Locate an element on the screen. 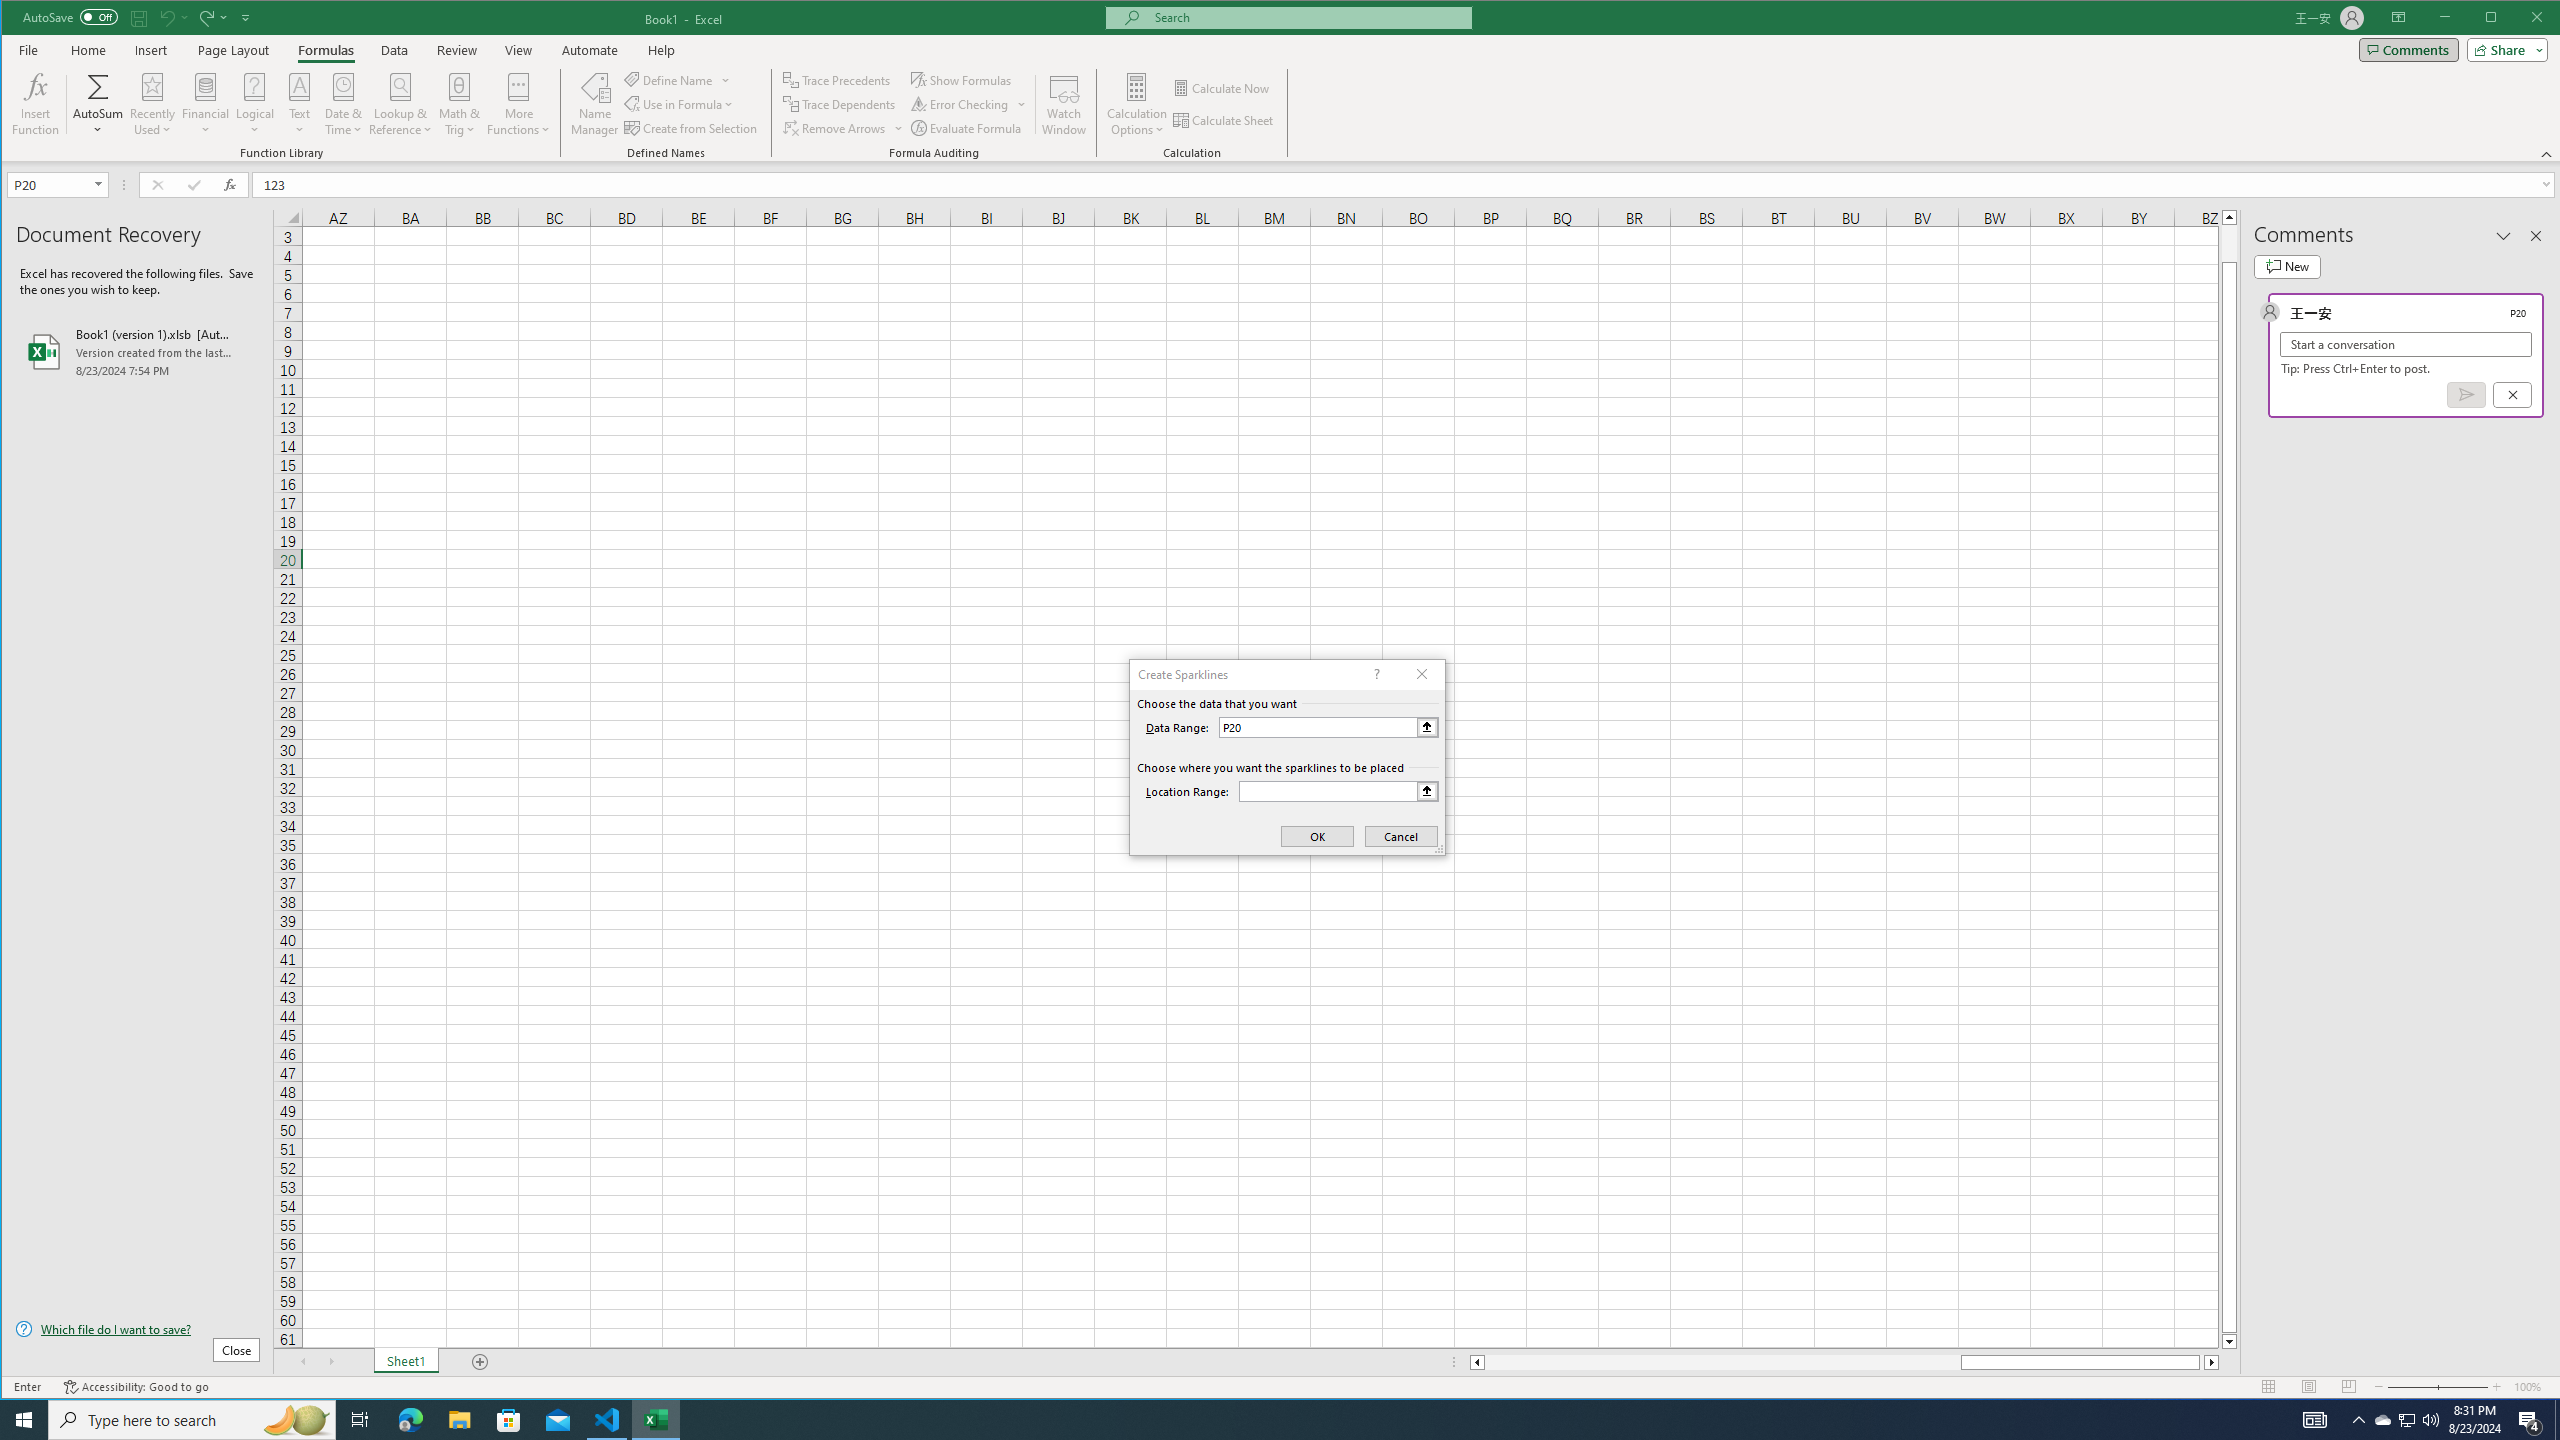 This screenshot has height=1440, width=2560. 'Collapse the Ribbon' is located at coordinates (2547, 153).